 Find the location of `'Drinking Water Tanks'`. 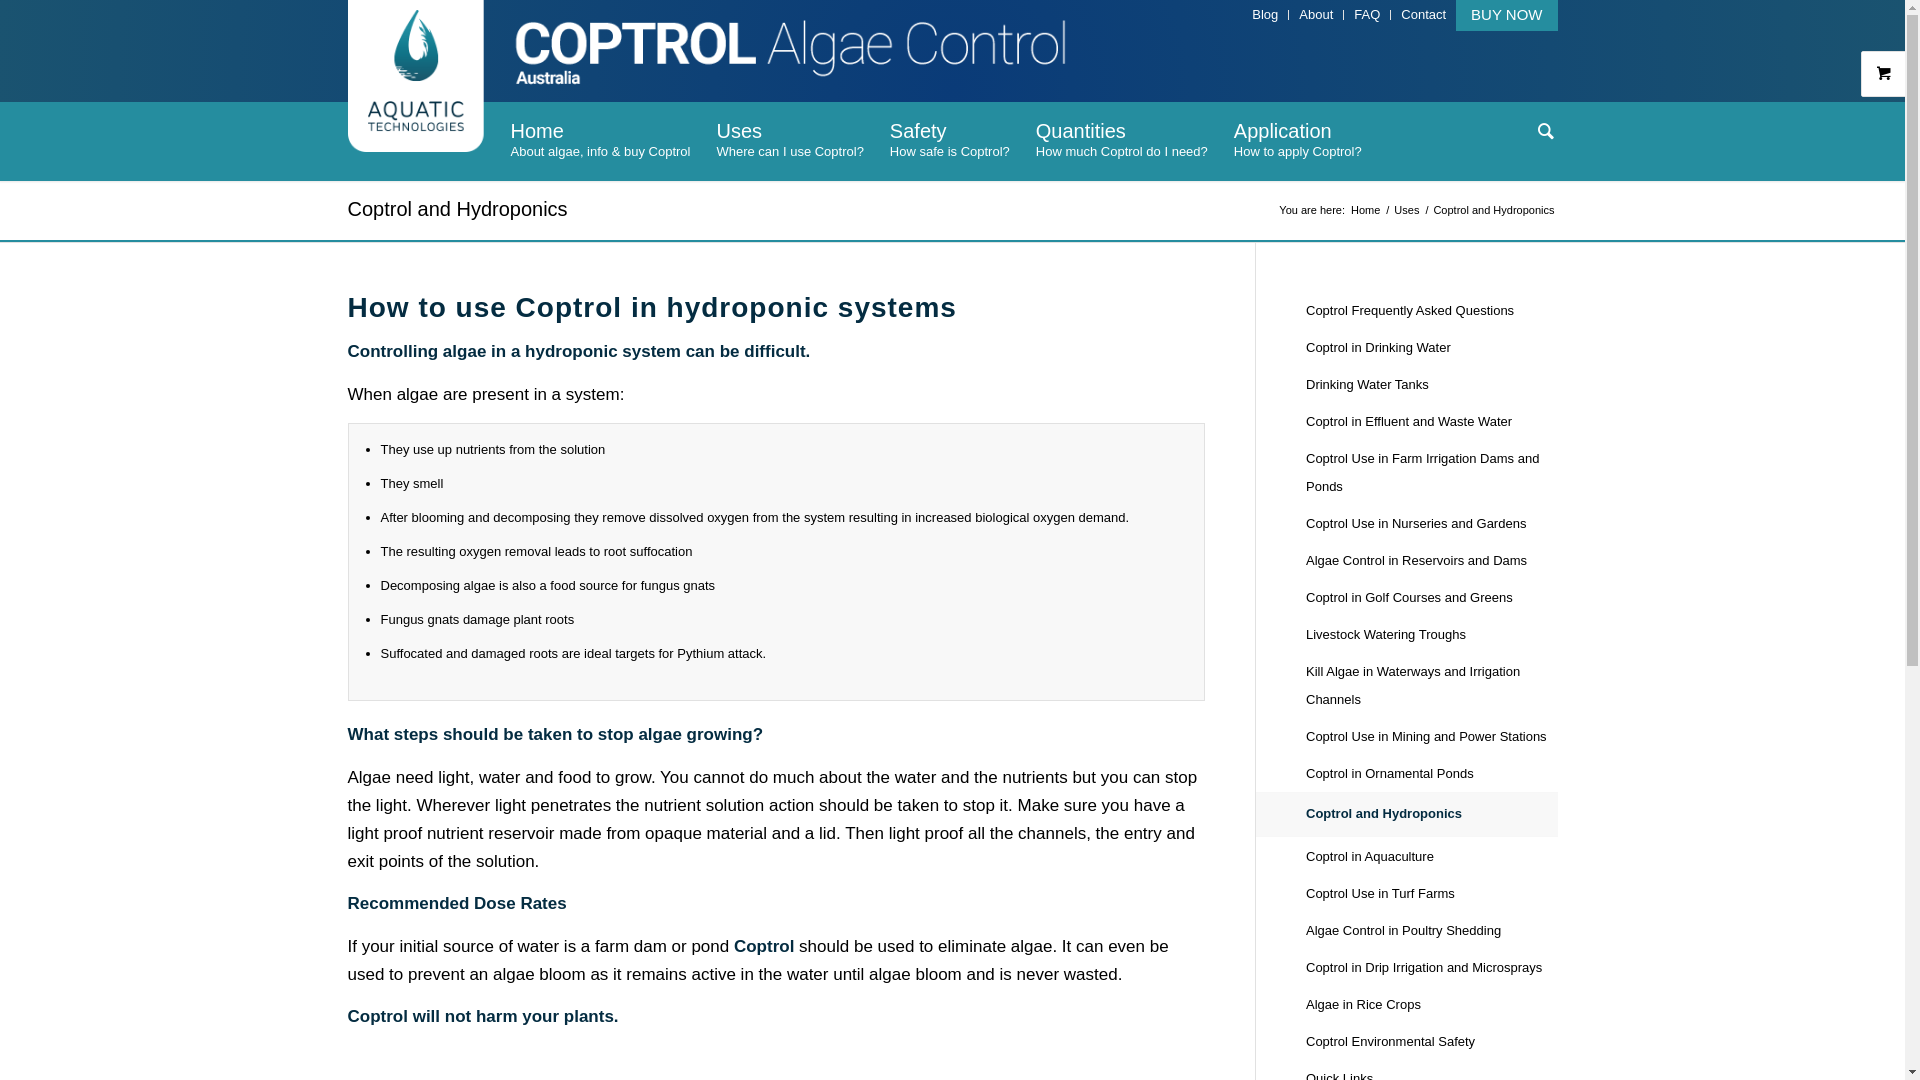

'Drinking Water Tanks' is located at coordinates (1430, 385).